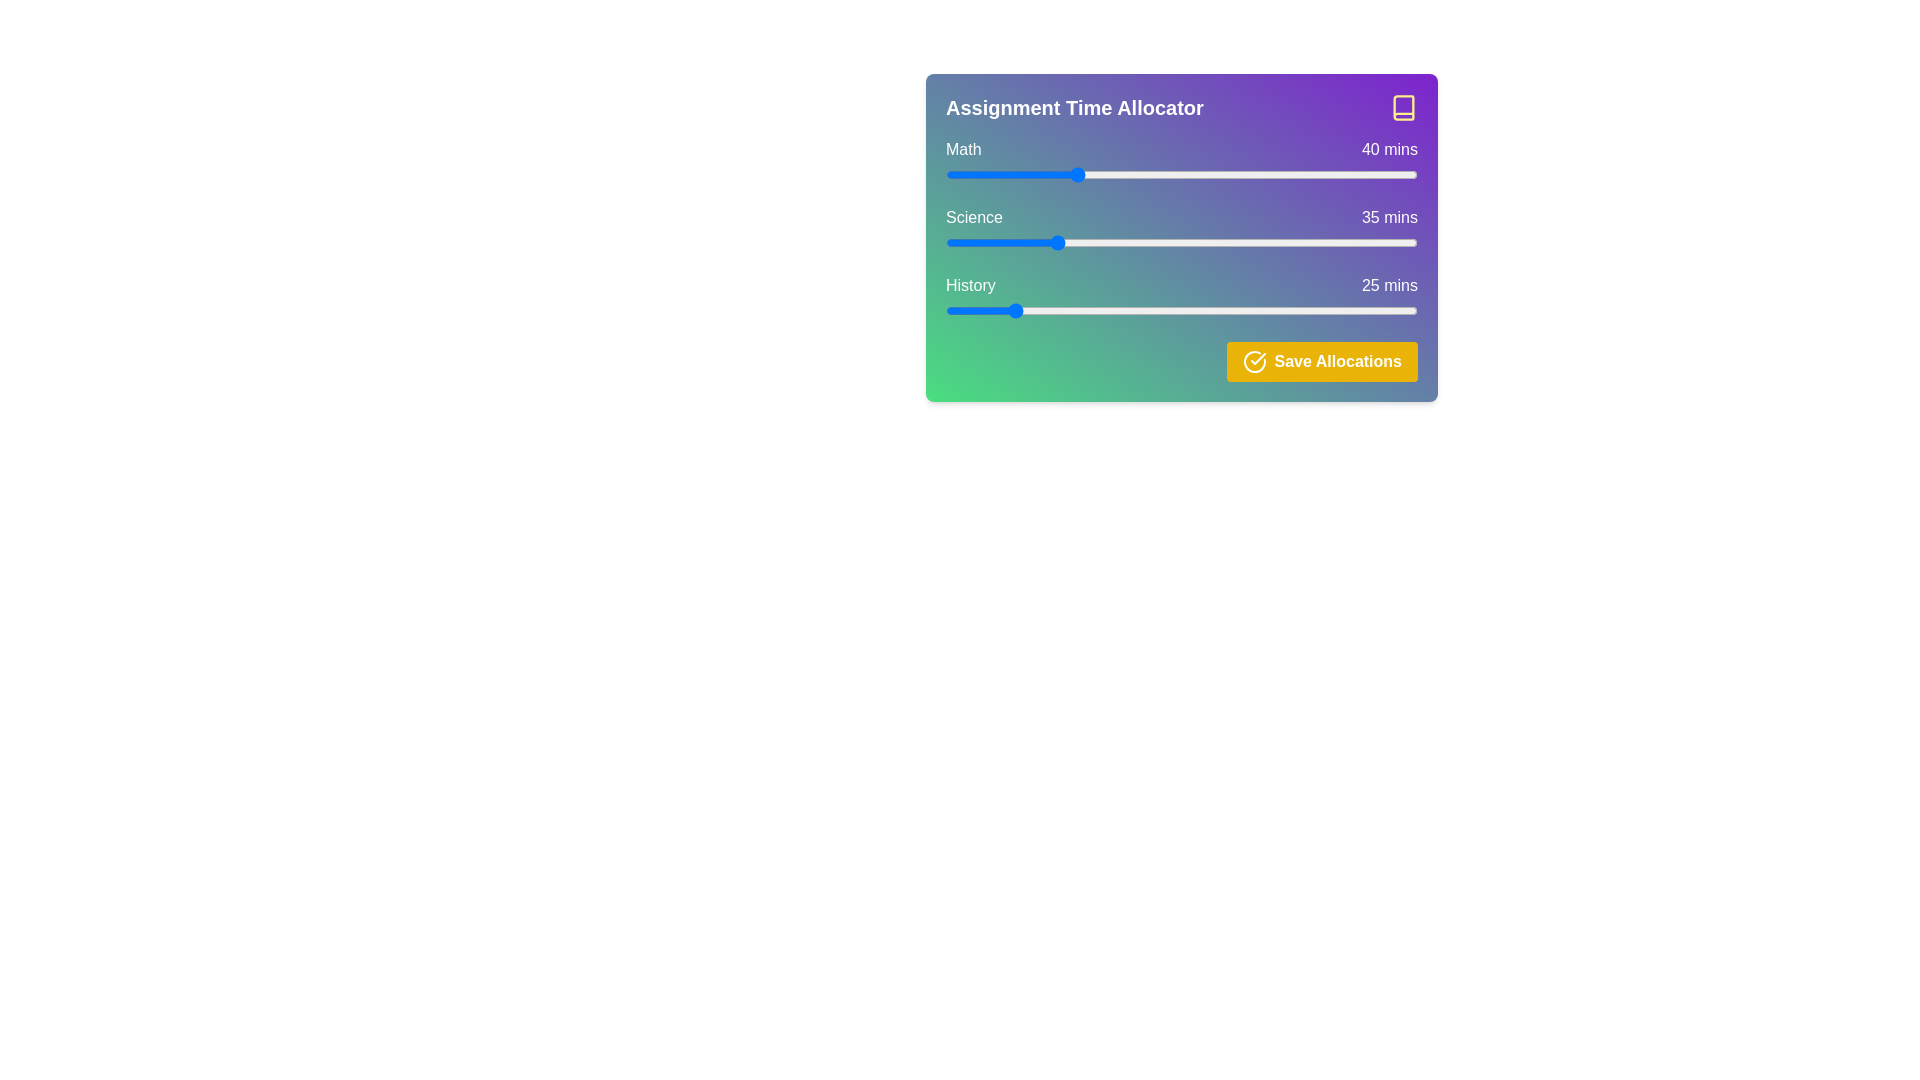  Describe the element at coordinates (1069, 311) in the screenshot. I see `history time allocation` at that location.